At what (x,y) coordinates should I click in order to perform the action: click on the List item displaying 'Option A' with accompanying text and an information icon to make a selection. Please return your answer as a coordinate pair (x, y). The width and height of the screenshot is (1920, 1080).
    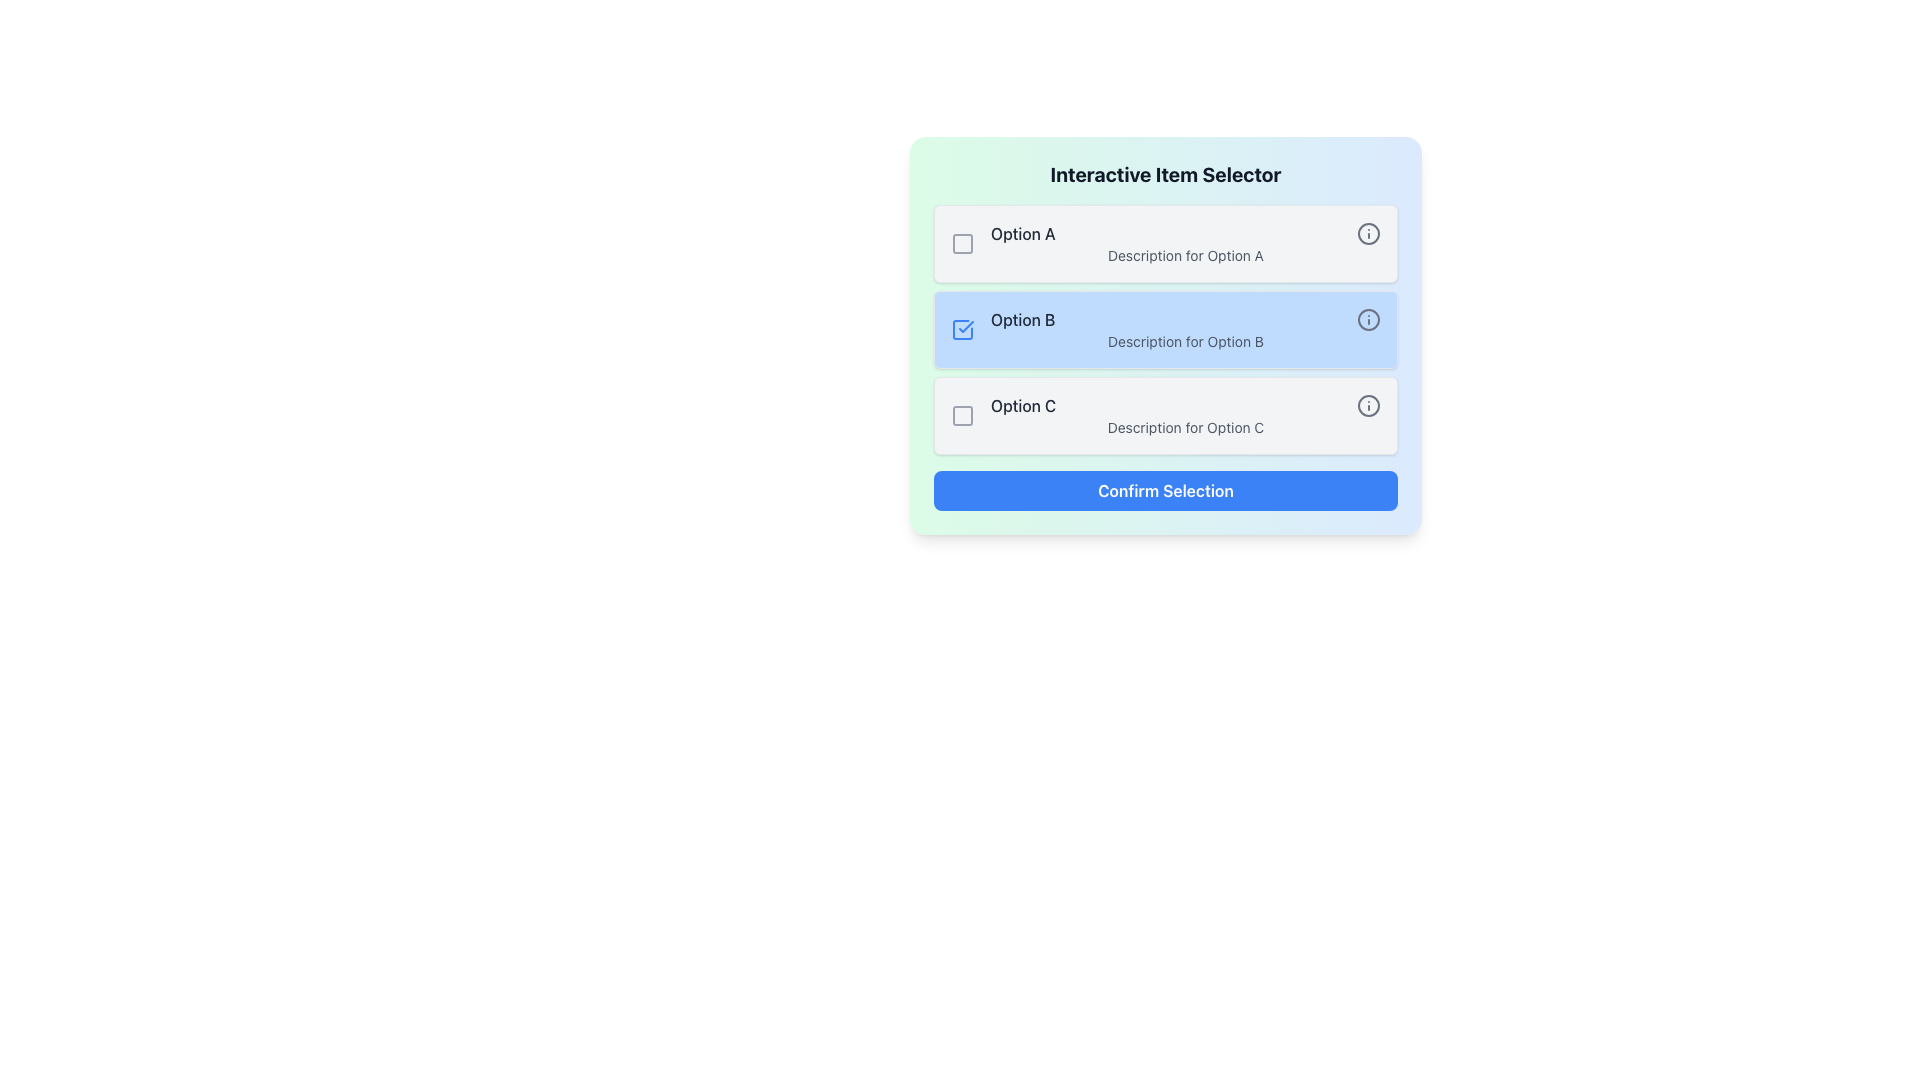
    Looking at the image, I should click on (1185, 242).